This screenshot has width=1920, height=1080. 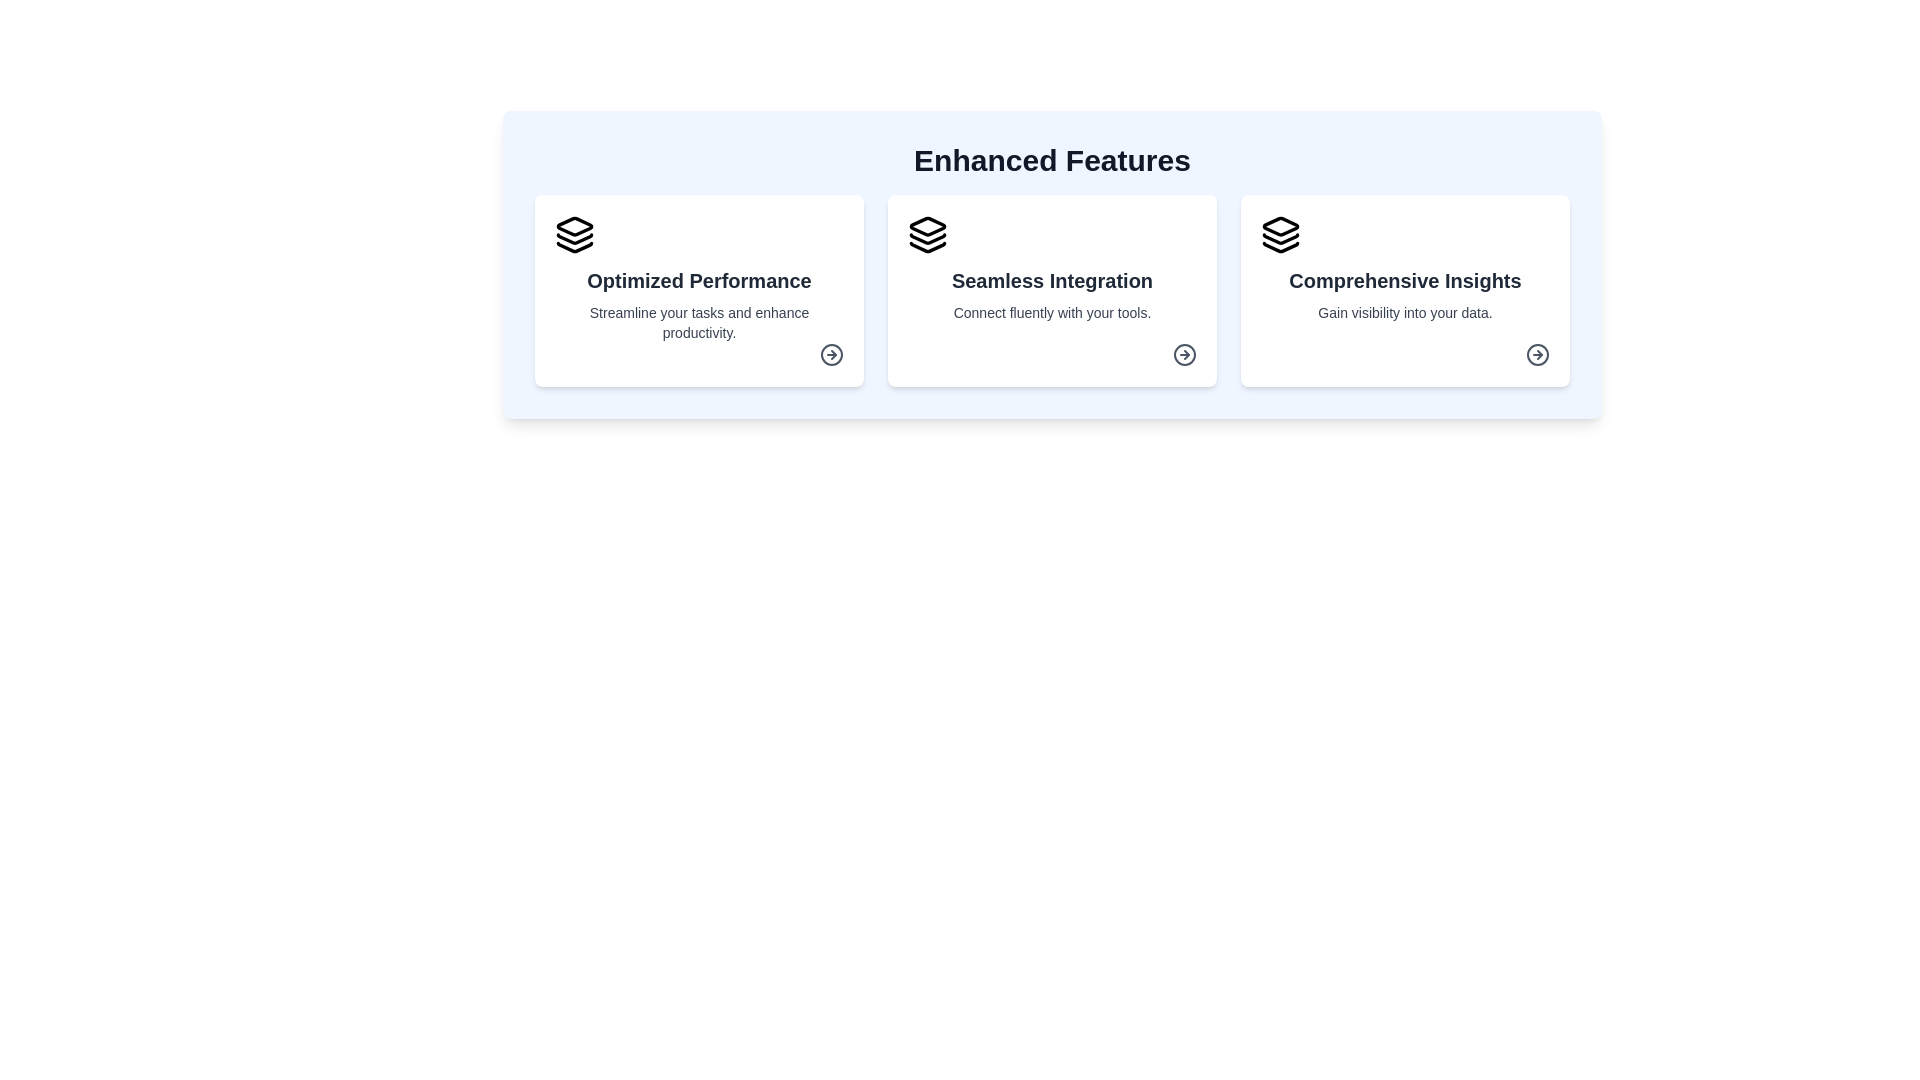 What do you see at coordinates (574, 225) in the screenshot?
I see `the stylized layer icon in the 'Optimized Performance' card, which is a light-themed SVG graphic consisting of overlapping angular shapes` at bounding box center [574, 225].